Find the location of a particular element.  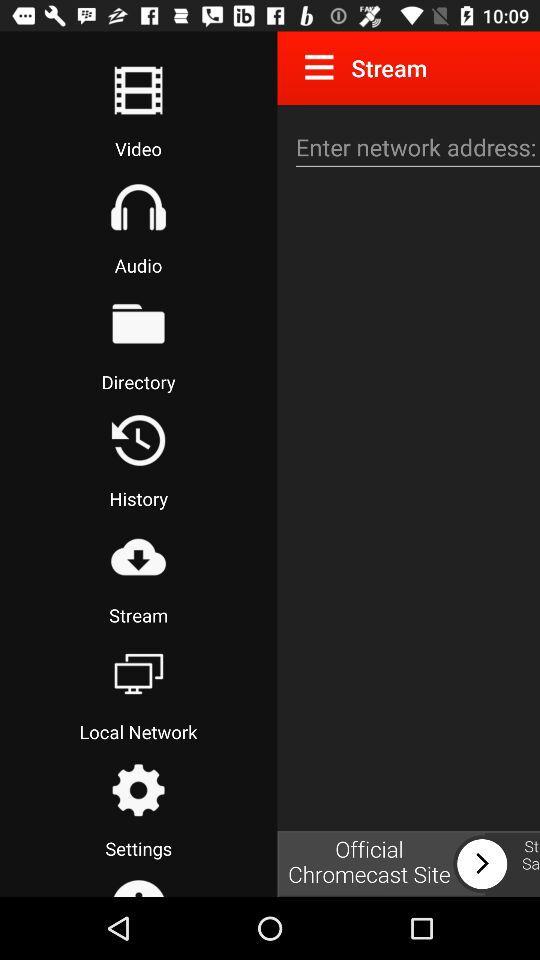

network address is located at coordinates (414, 146).